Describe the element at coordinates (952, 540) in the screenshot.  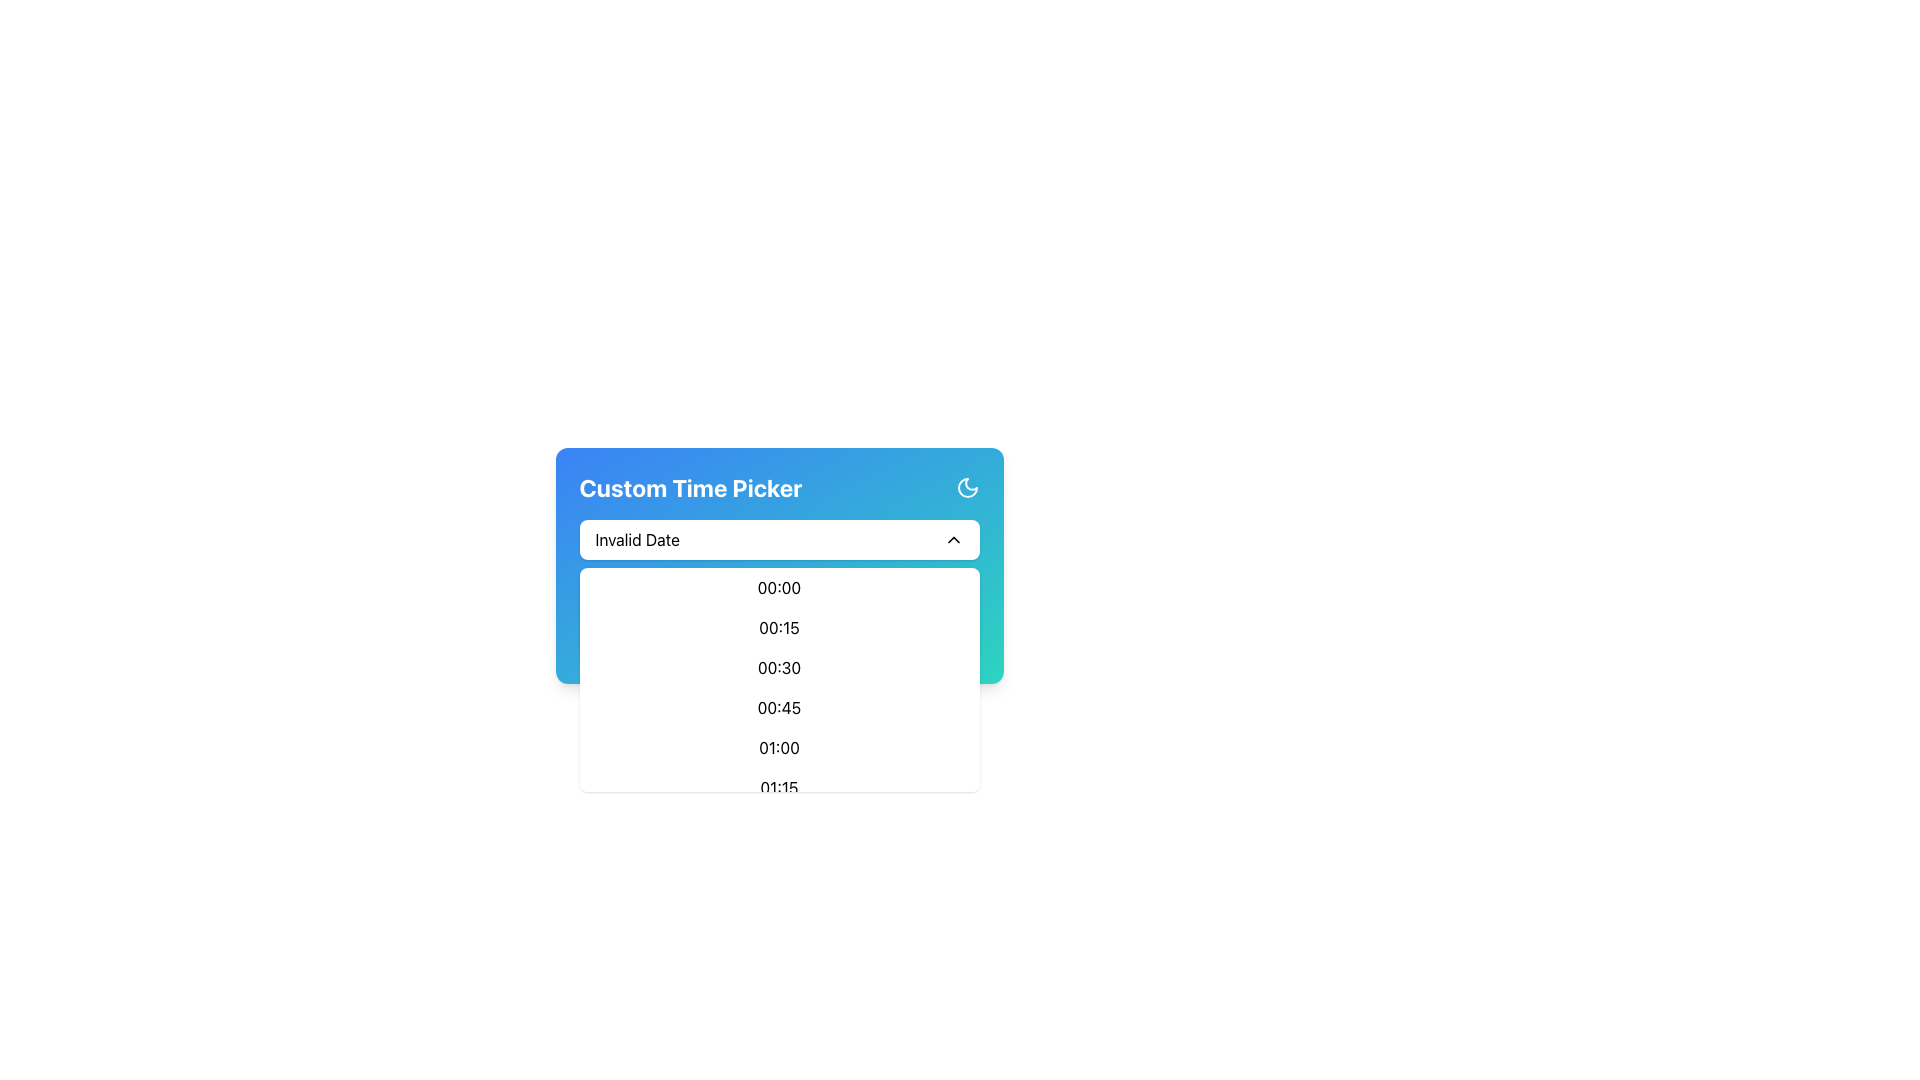
I see `the chevron icon located in the top-right corner of the 'Invalid Date' input field within the 'Custom Time Picker' component to indicate the ability to collapse the expanded time selection dropdown` at that location.